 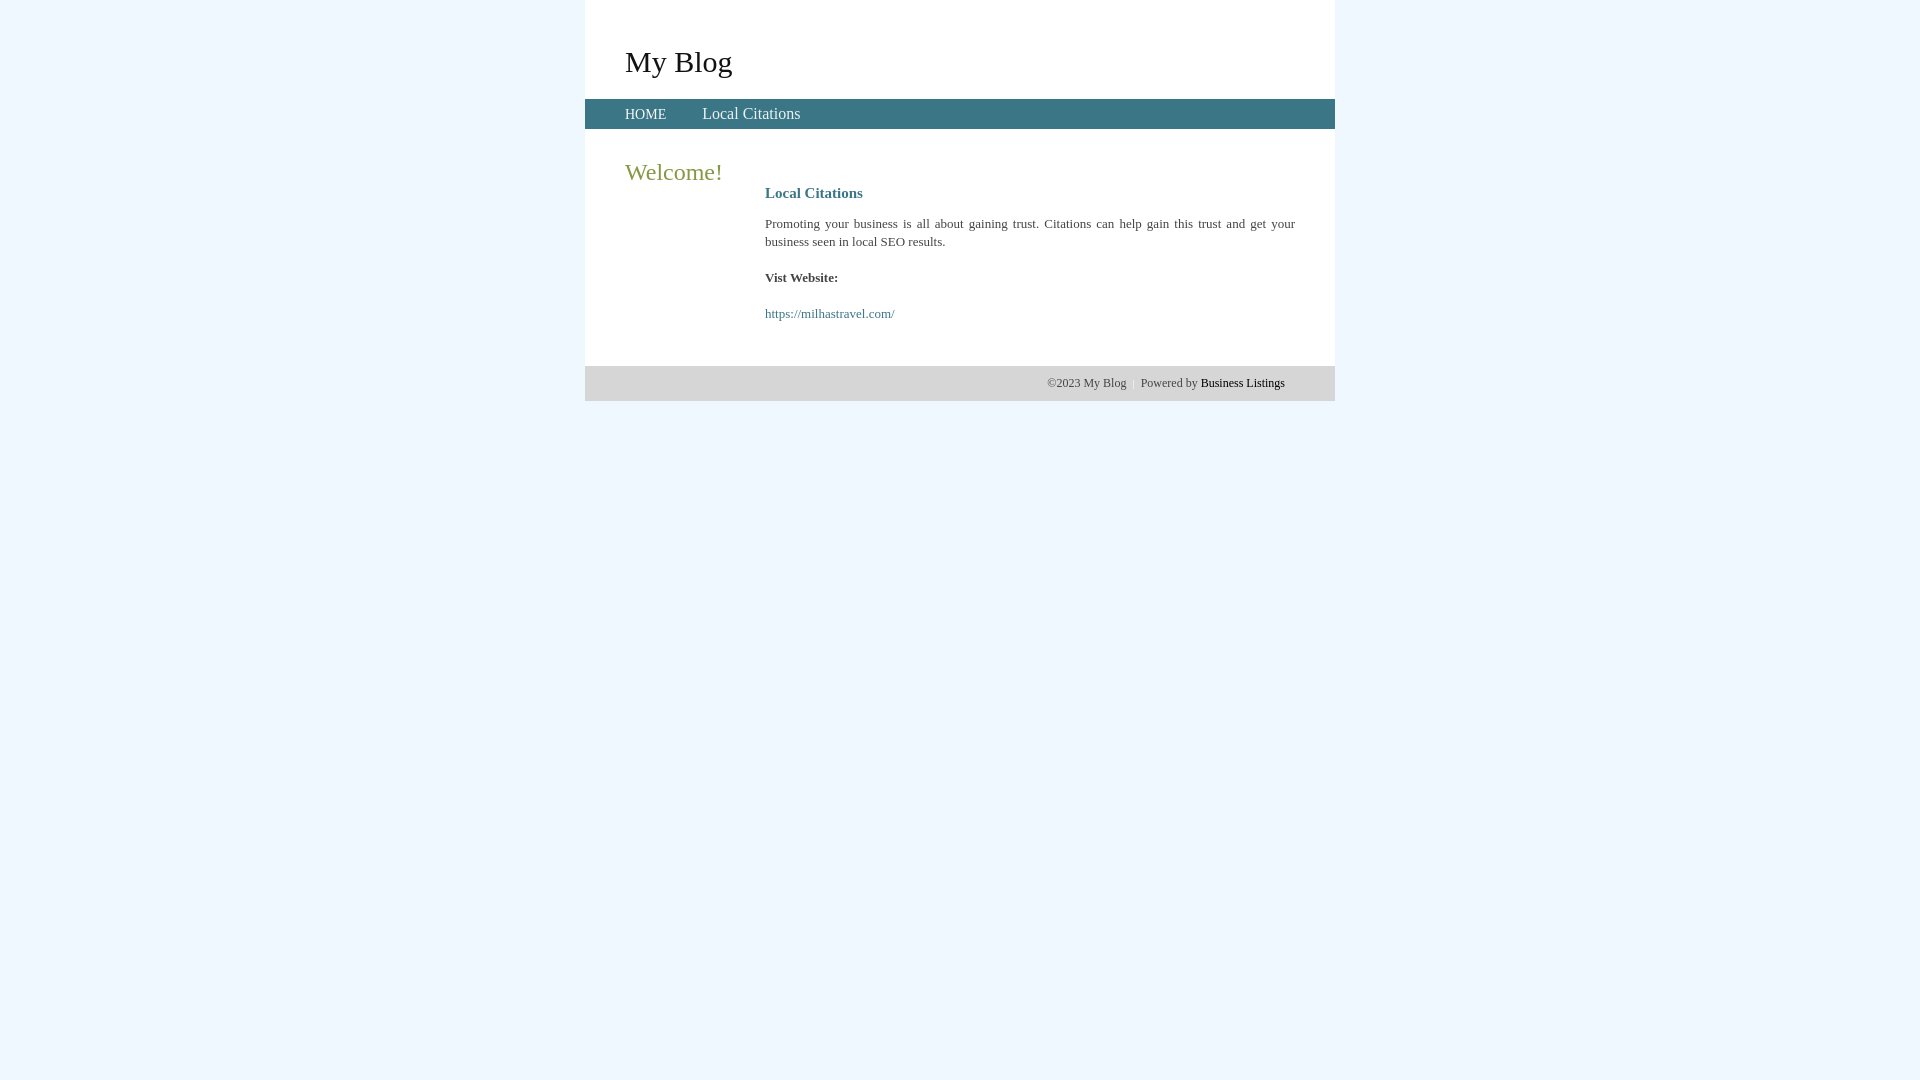 I want to click on 'https://milhastravel.com/', so click(x=830, y=313).